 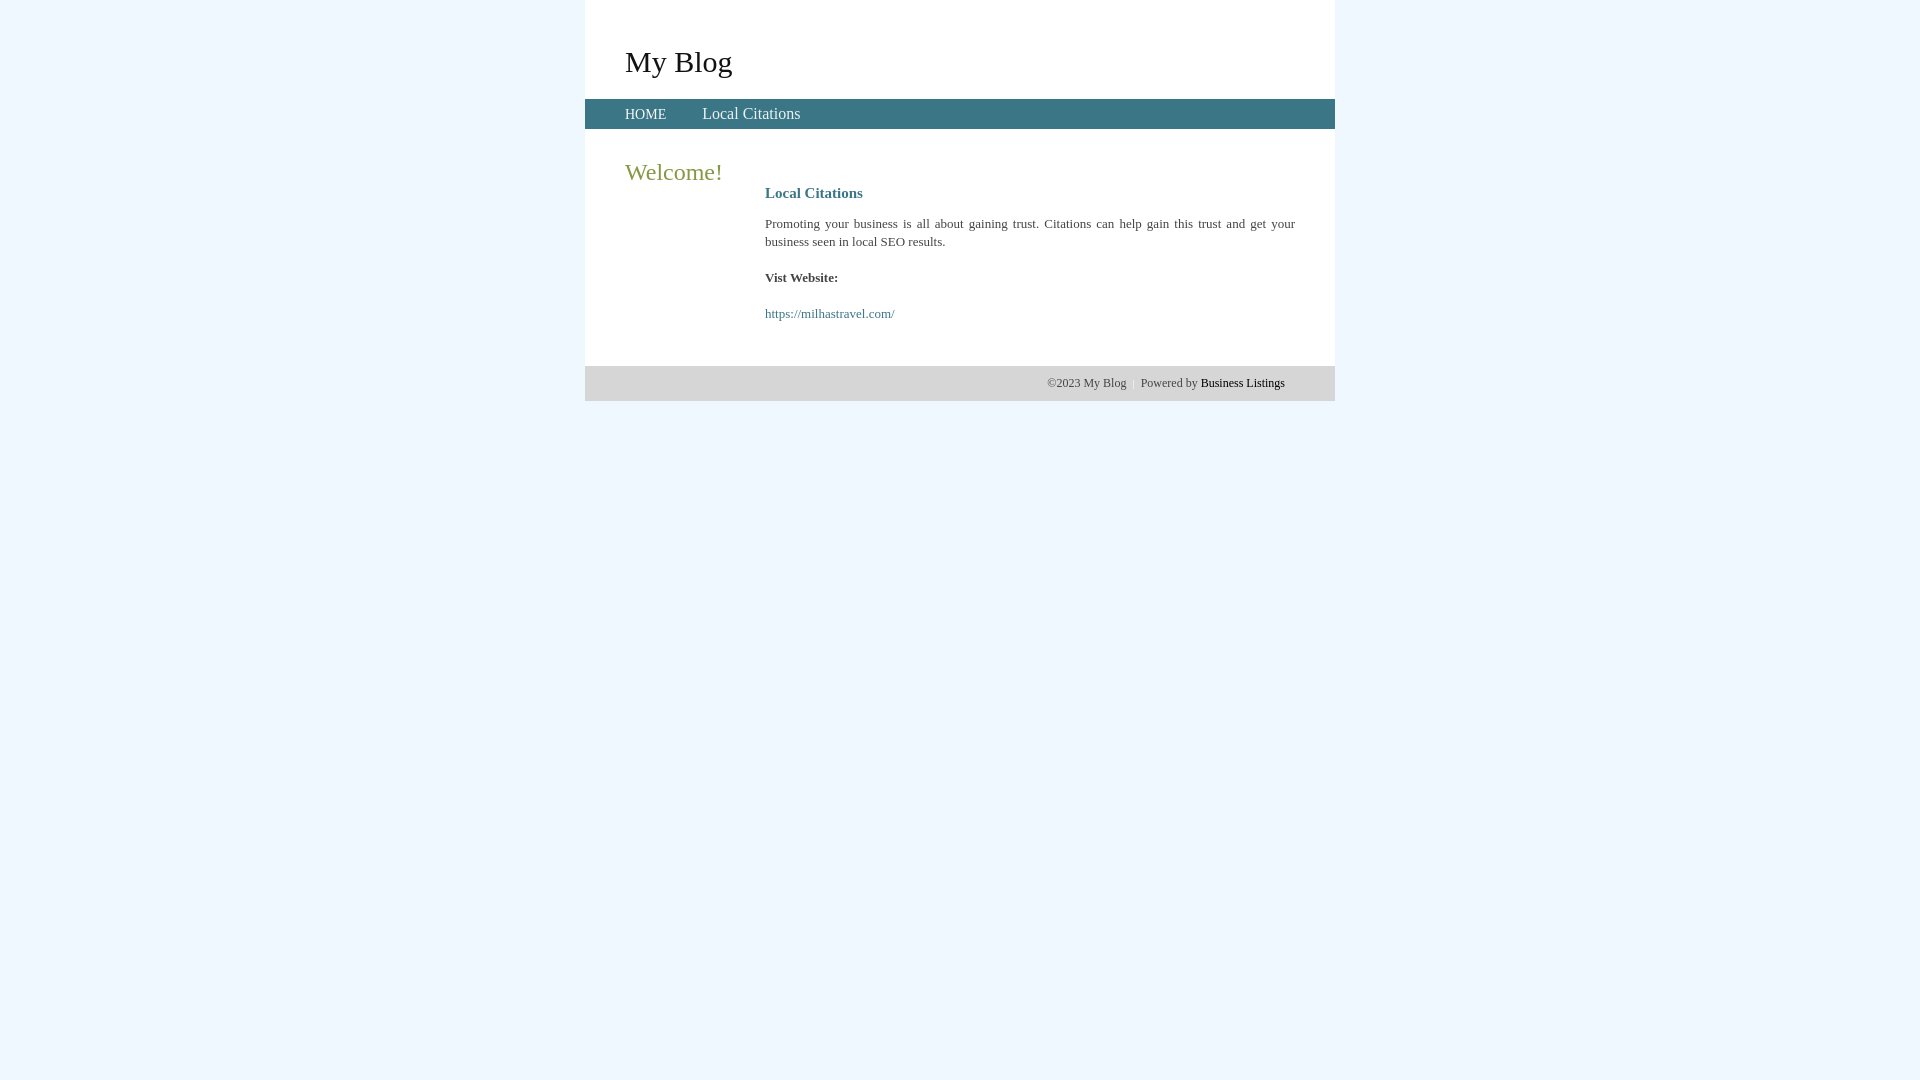 I want to click on 'https://milhastravel.com/', so click(x=830, y=313).